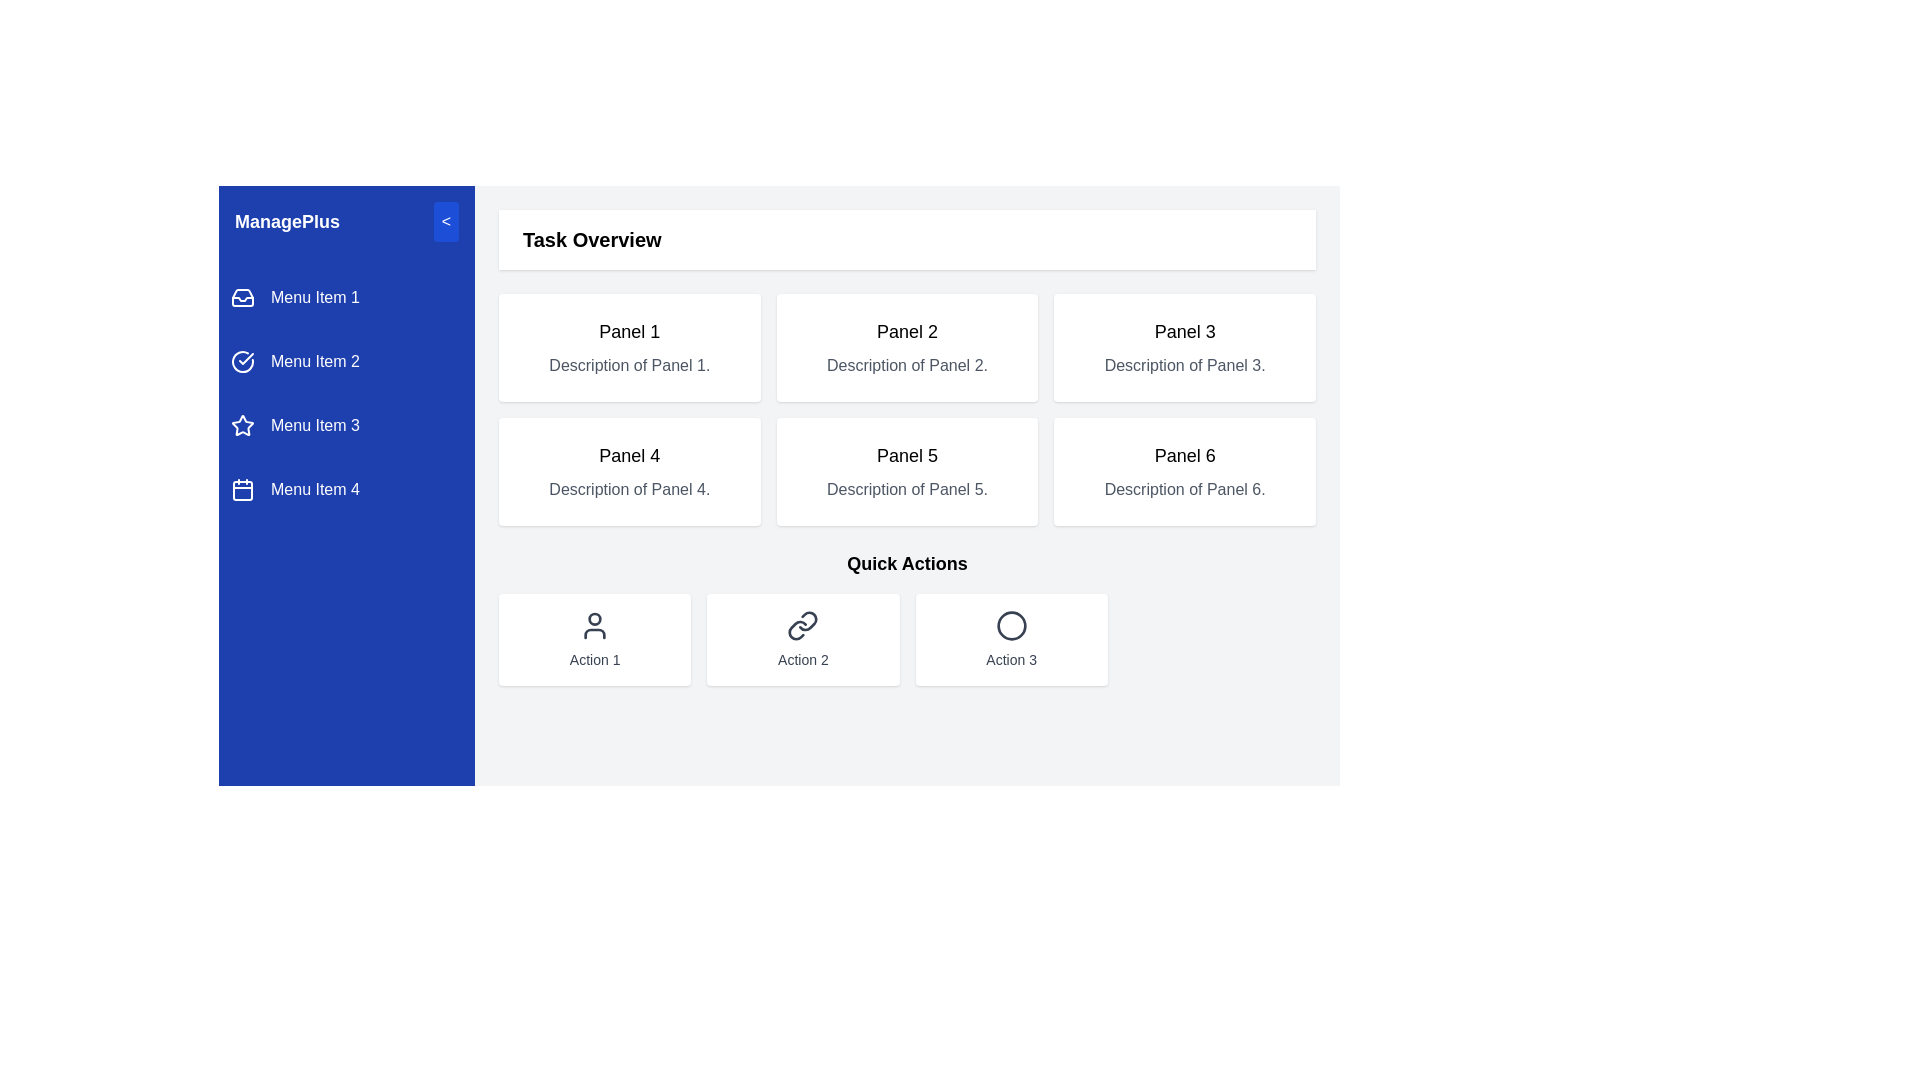 This screenshot has height=1080, width=1920. Describe the element at coordinates (314, 297) in the screenshot. I see `the static text label for 'Menu Item 1', which is the first item in the vertical list of menu options located below the 'ManagePlus' header on the left sidebar` at that location.